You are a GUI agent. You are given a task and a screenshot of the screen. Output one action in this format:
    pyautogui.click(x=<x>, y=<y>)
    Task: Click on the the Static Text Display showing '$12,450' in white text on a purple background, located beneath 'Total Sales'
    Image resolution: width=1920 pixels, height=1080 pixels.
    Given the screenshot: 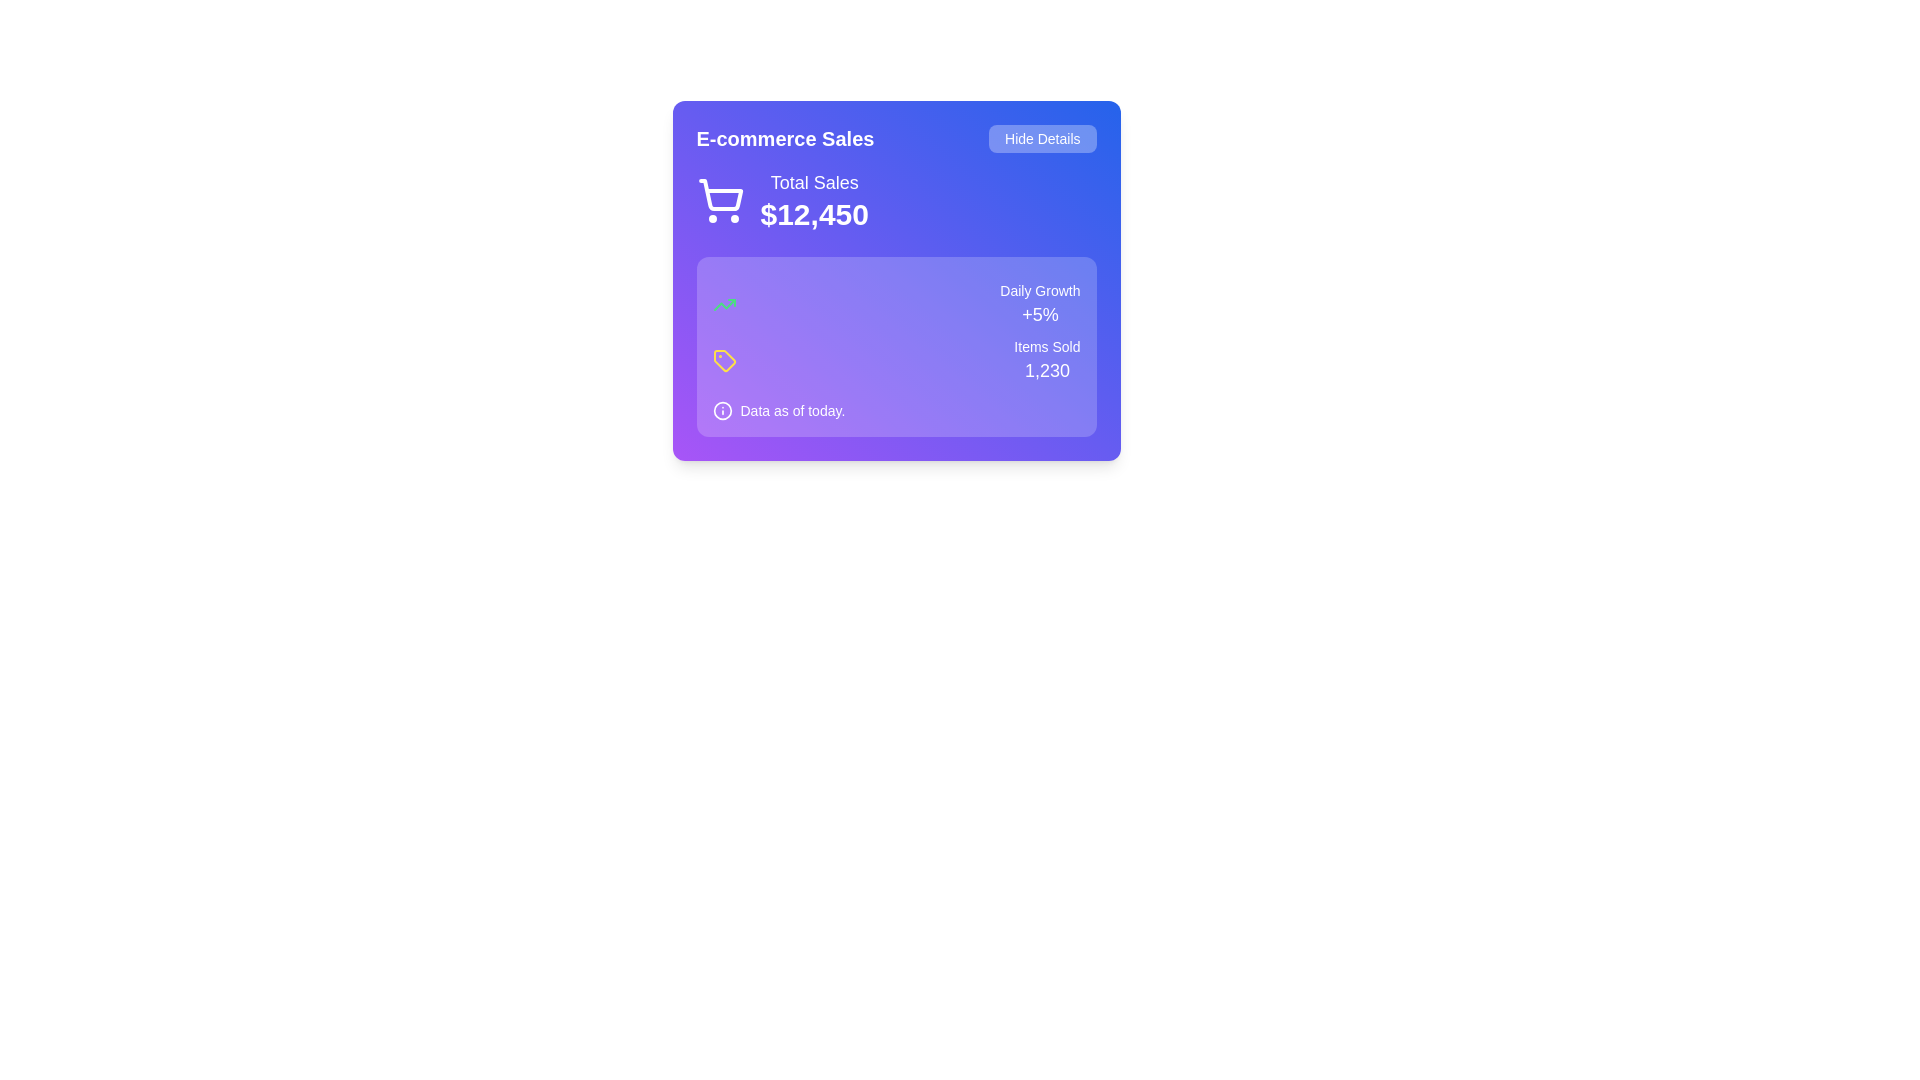 What is the action you would take?
    pyautogui.click(x=814, y=215)
    